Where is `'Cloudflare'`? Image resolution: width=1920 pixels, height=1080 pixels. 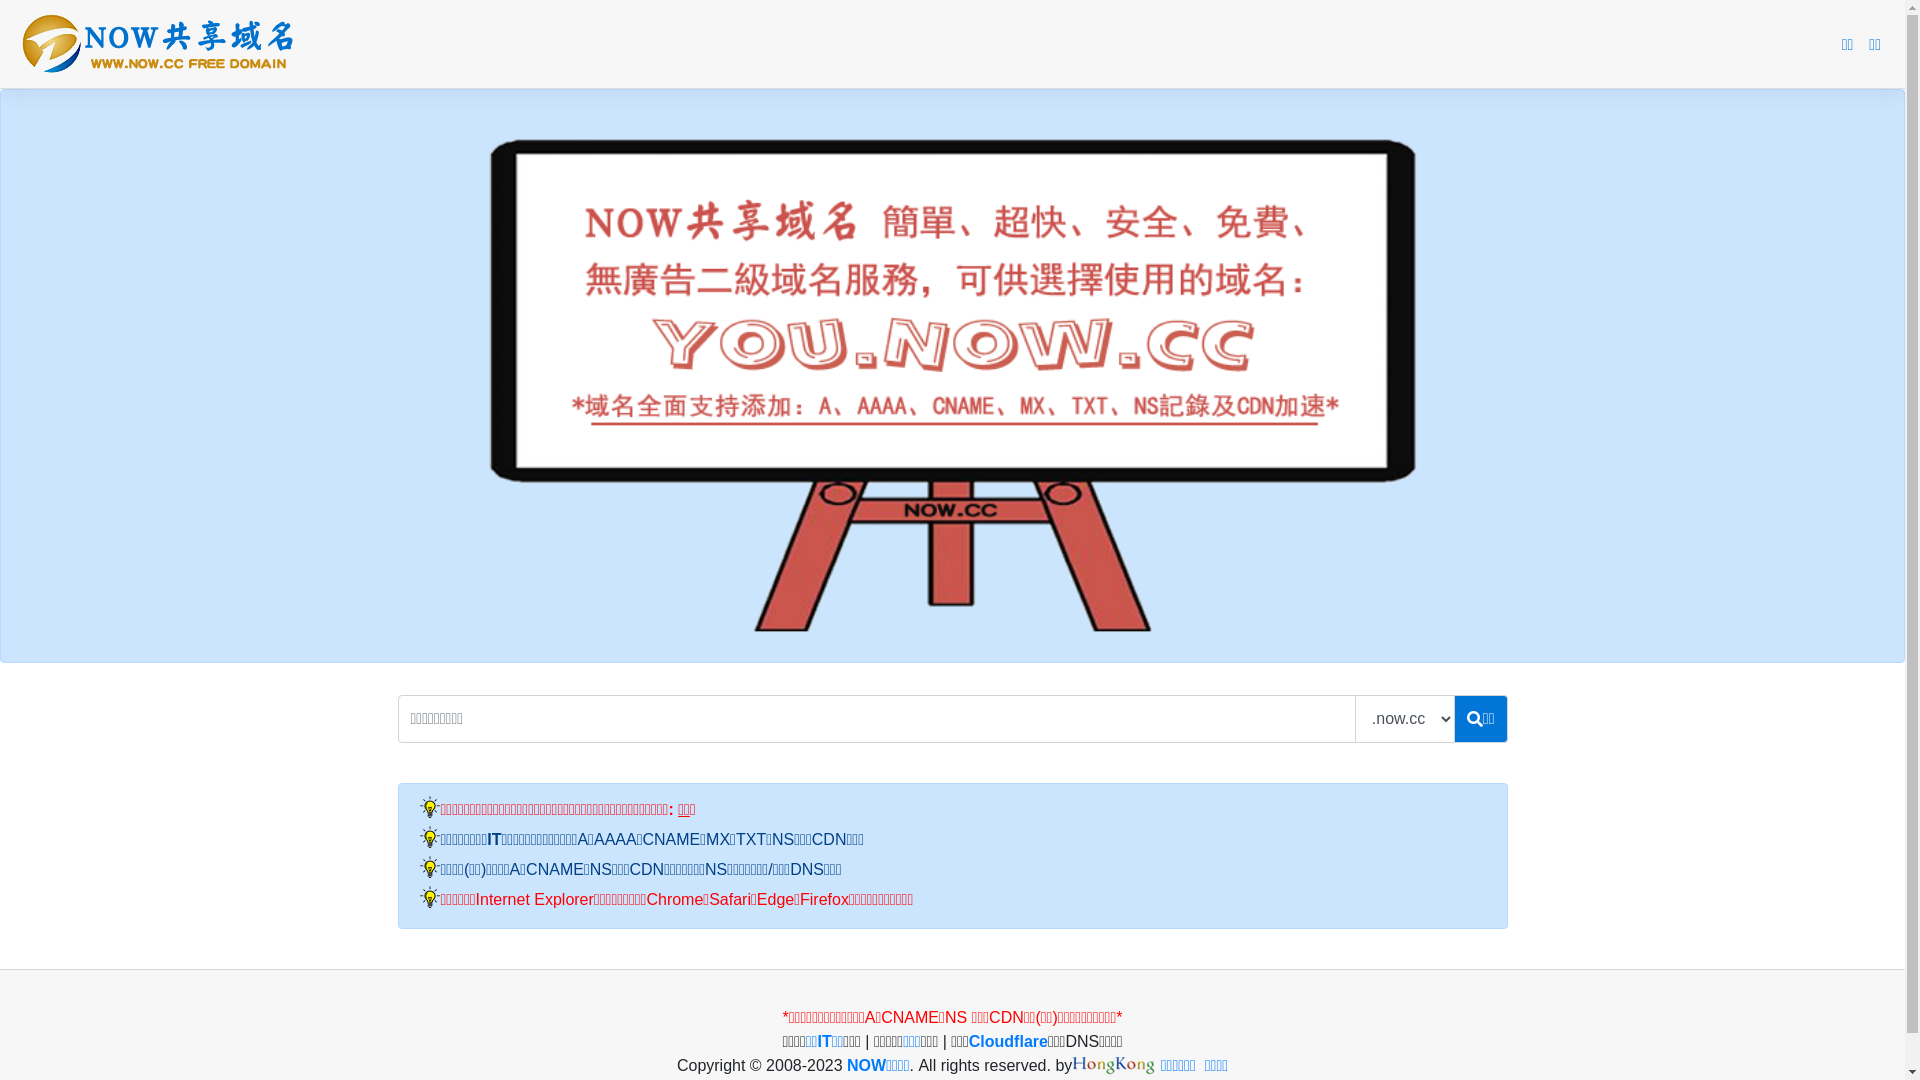
'Cloudflare' is located at coordinates (1008, 1040).